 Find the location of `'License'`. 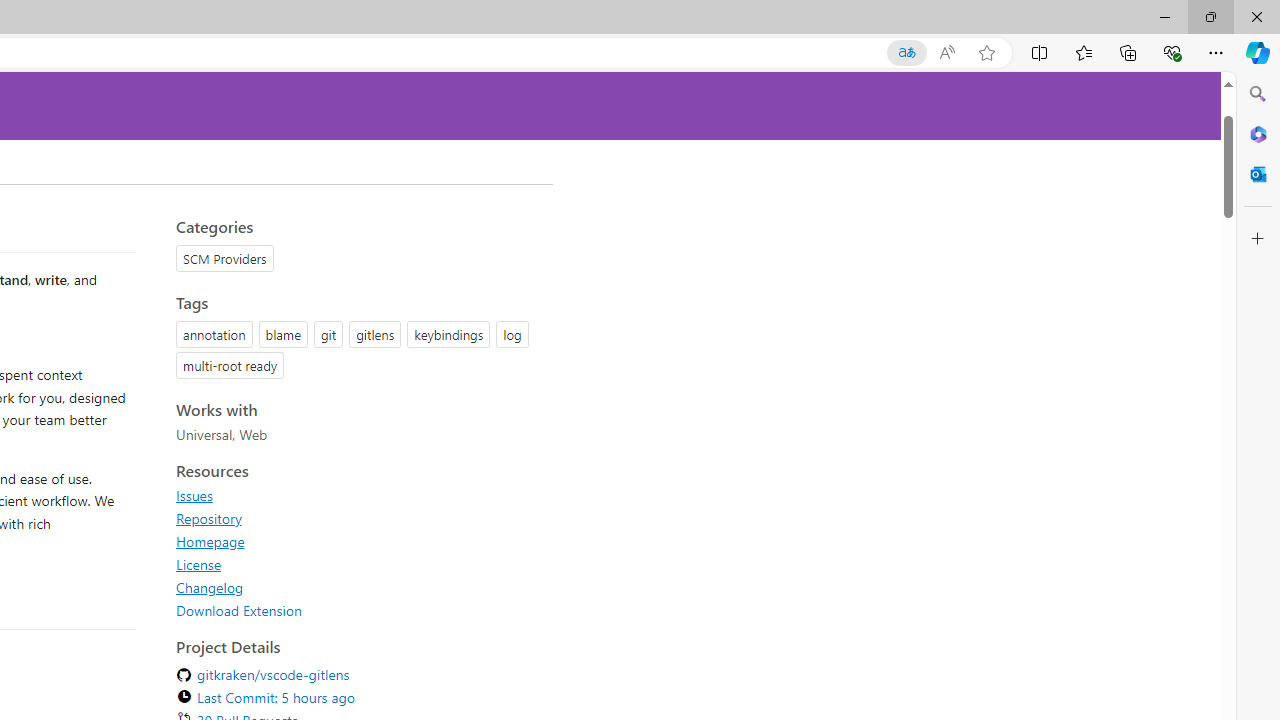

'License' is located at coordinates (199, 564).